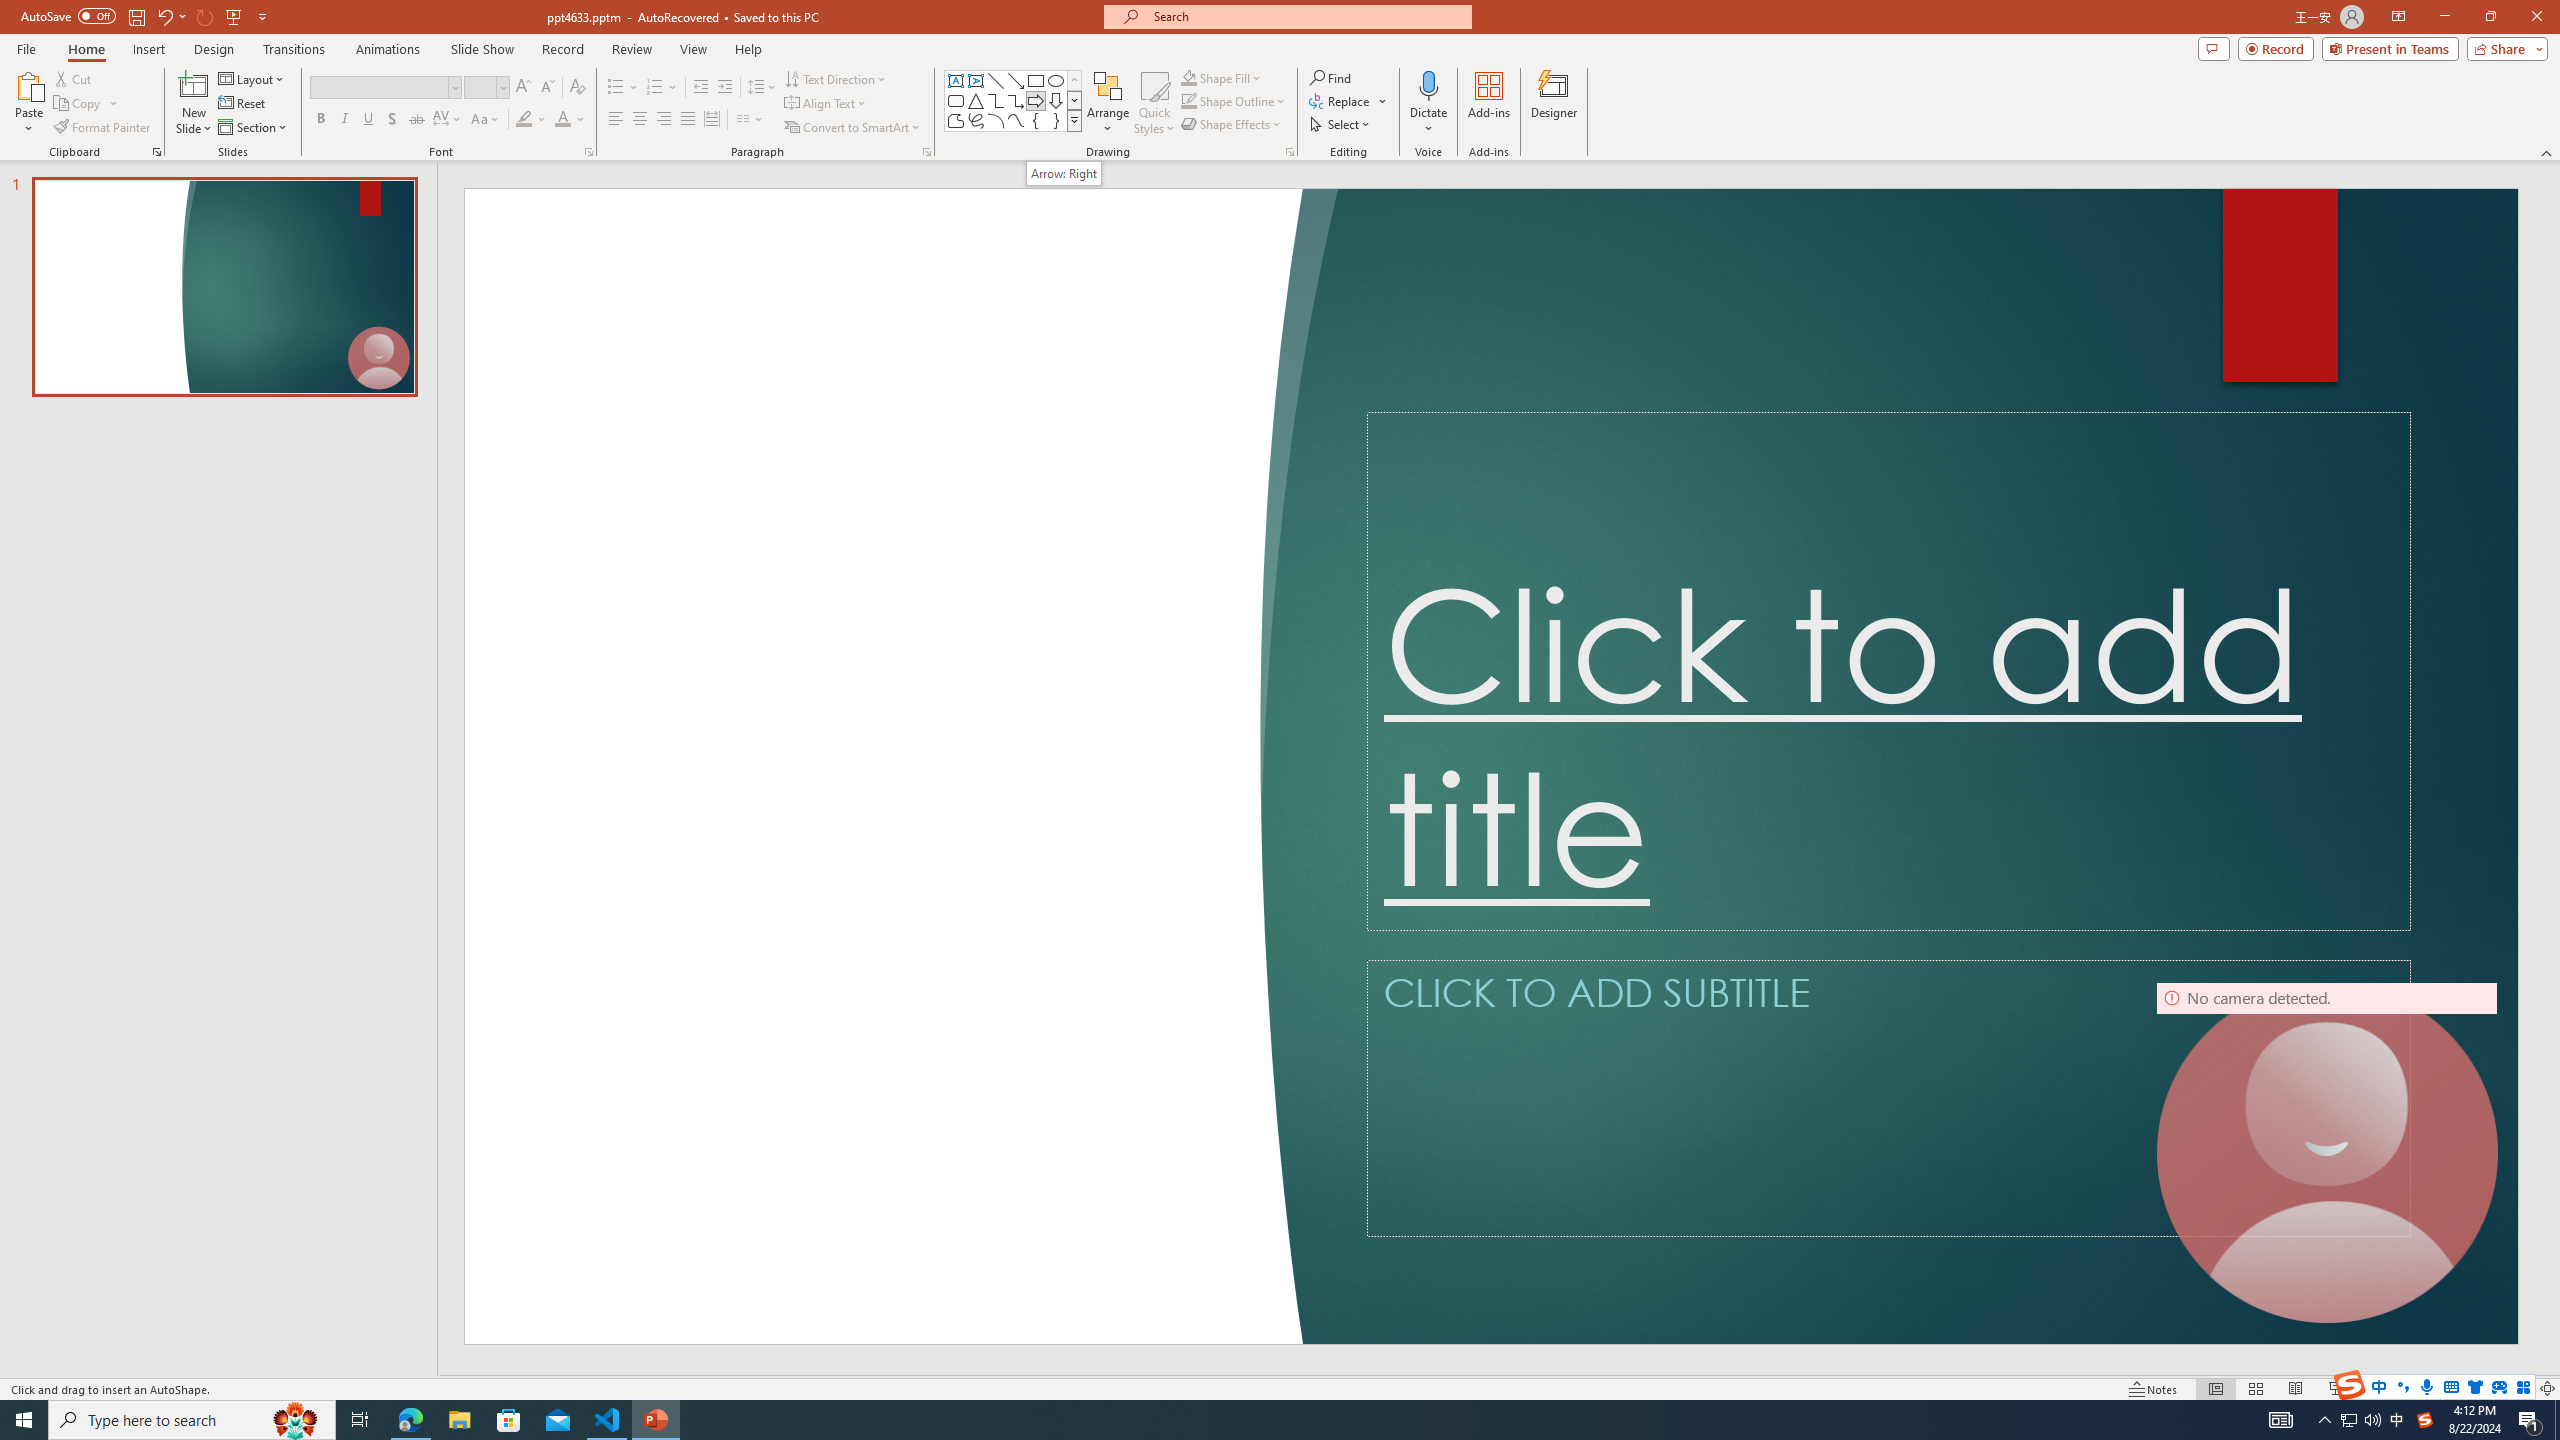  Describe the element at coordinates (1330, 77) in the screenshot. I see `'Find...'` at that location.